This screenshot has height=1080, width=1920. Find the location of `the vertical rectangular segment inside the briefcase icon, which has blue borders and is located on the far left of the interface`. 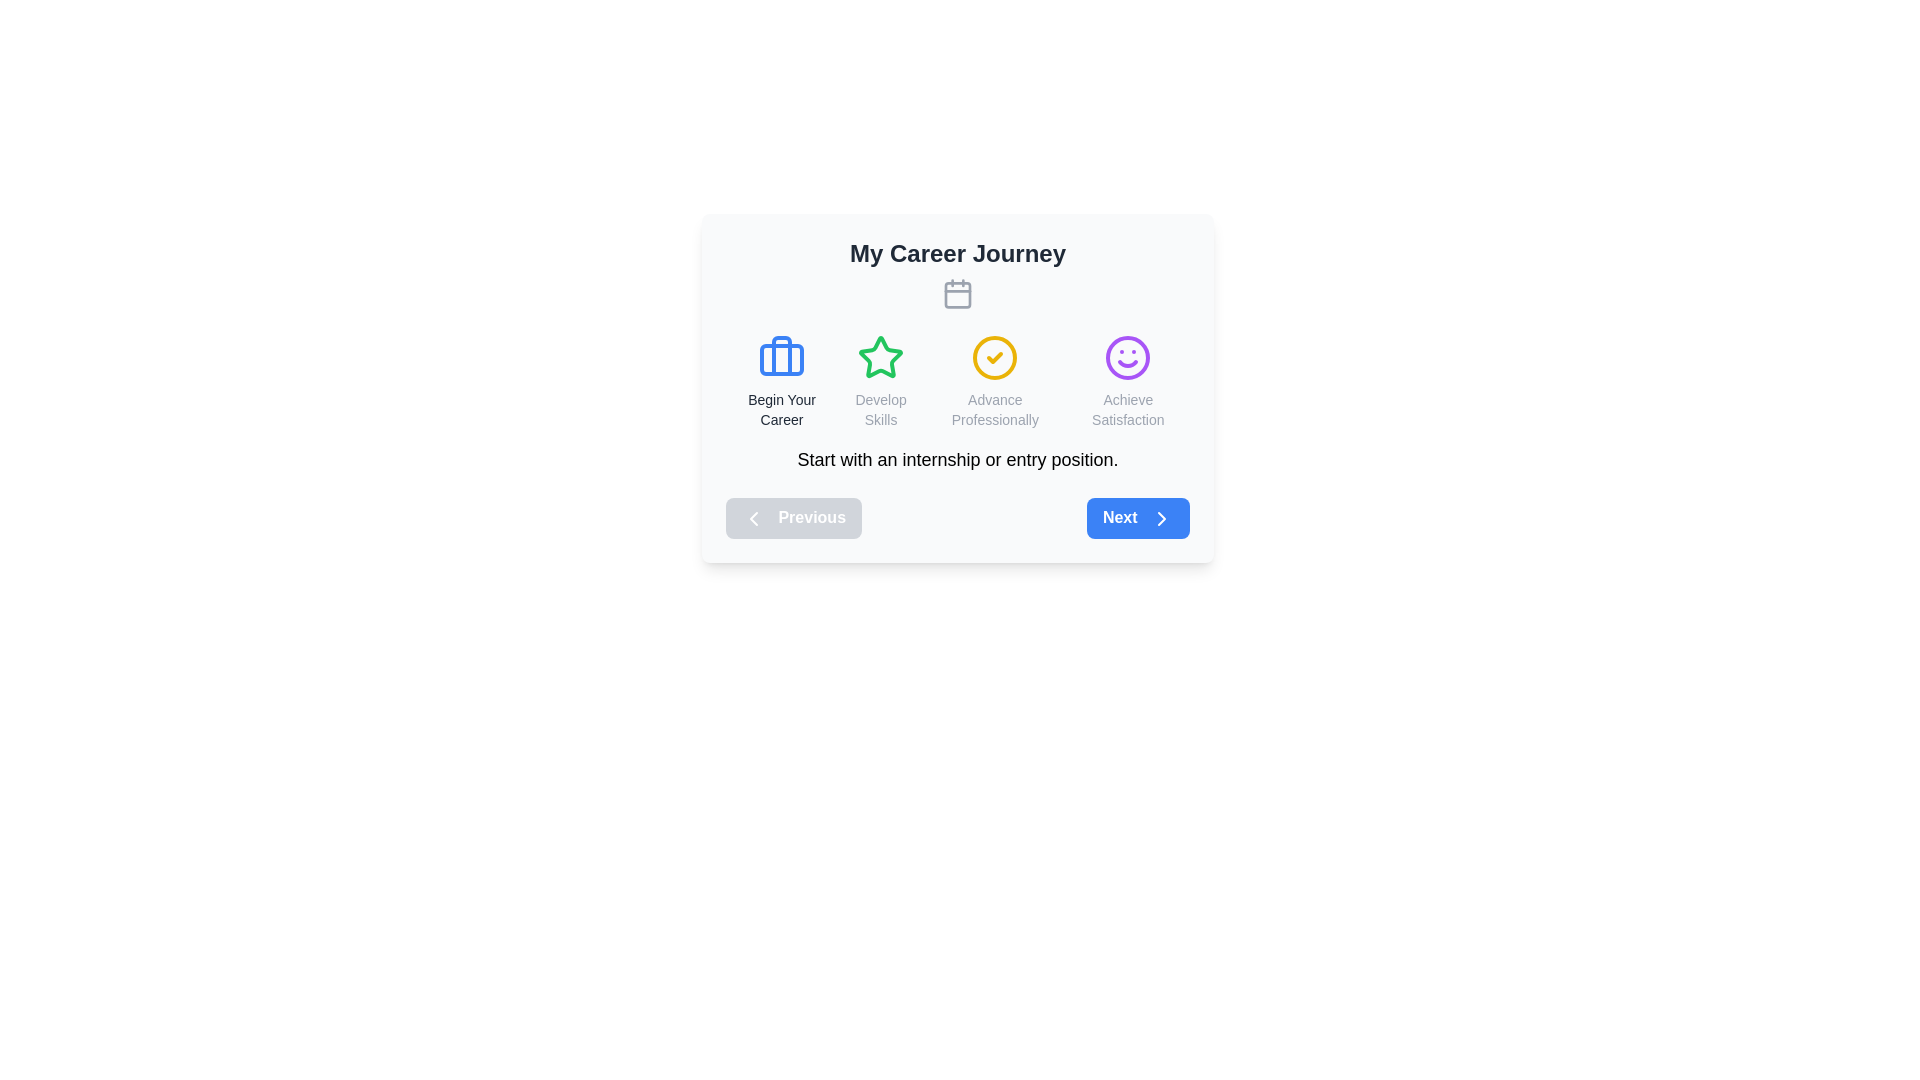

the vertical rectangular segment inside the briefcase icon, which has blue borders and is located on the far left of the interface is located at coordinates (781, 354).